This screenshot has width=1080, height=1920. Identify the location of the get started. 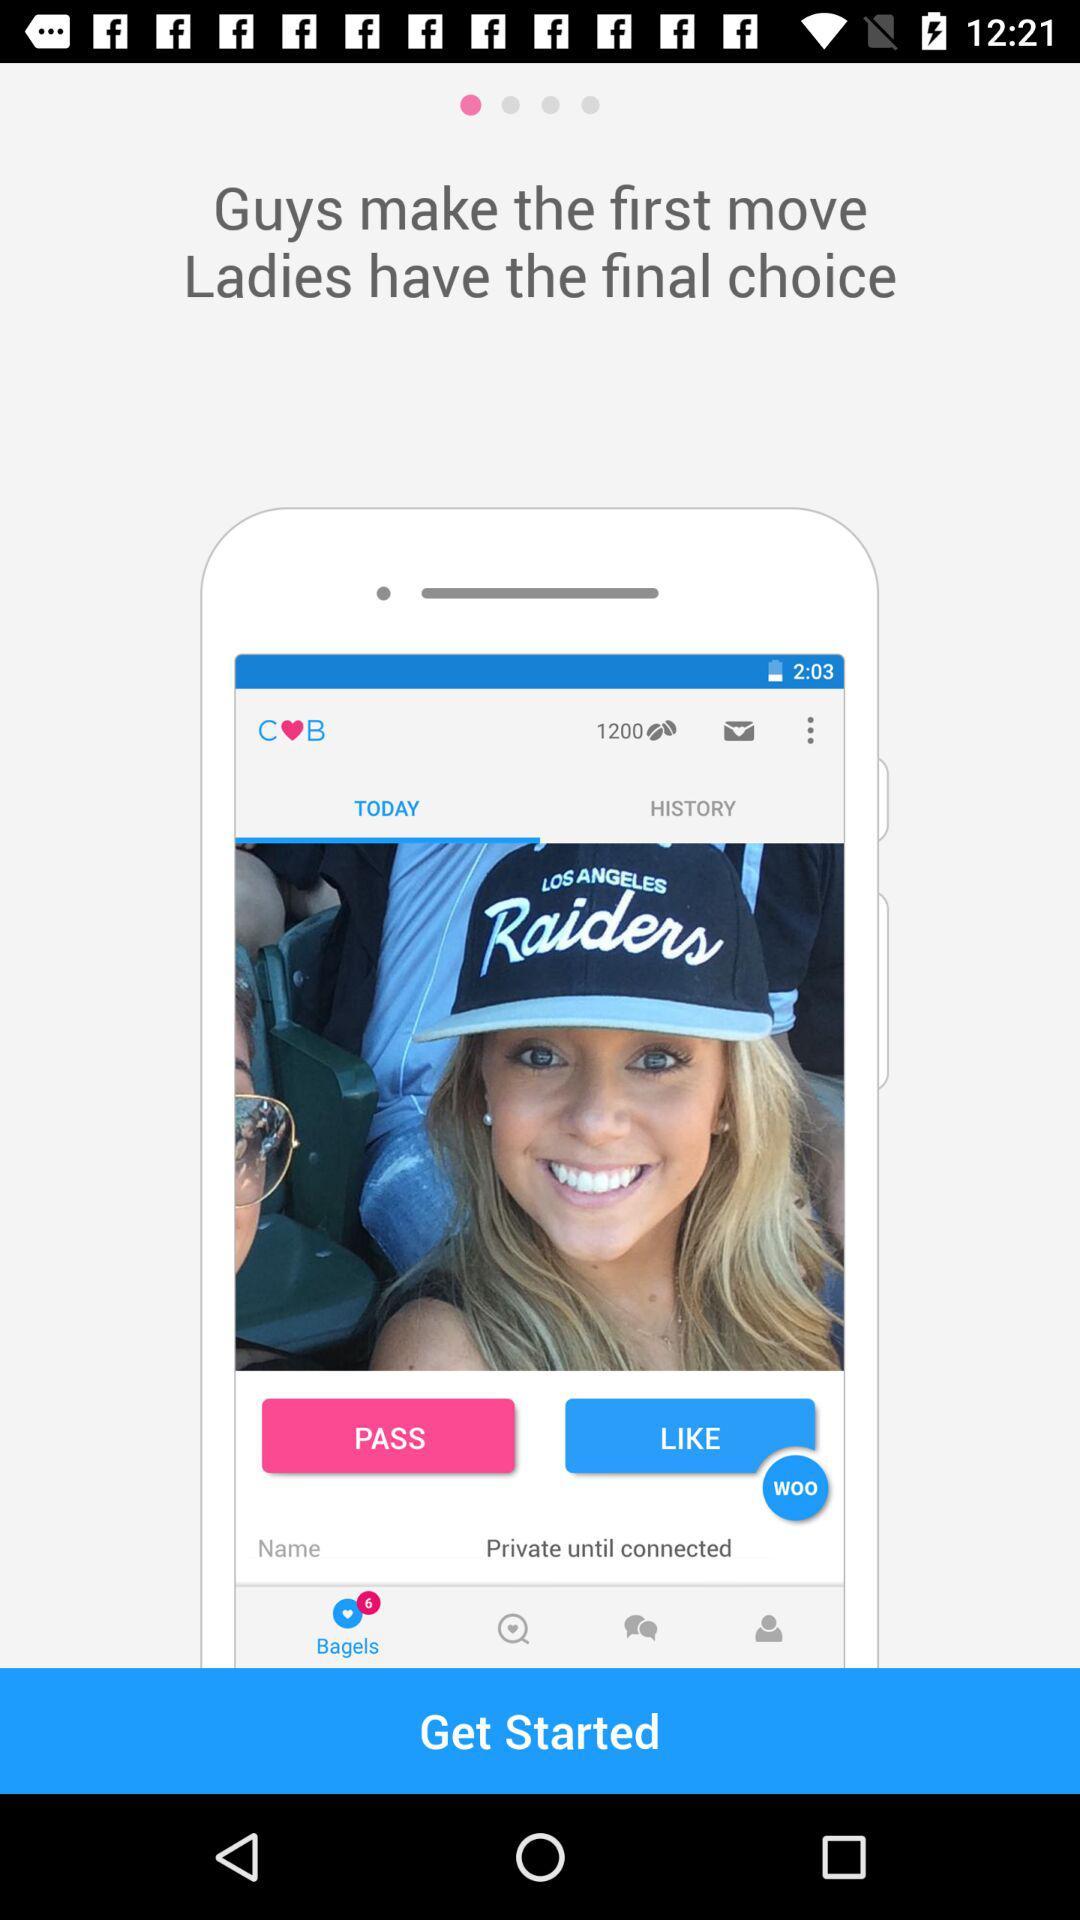
(540, 1730).